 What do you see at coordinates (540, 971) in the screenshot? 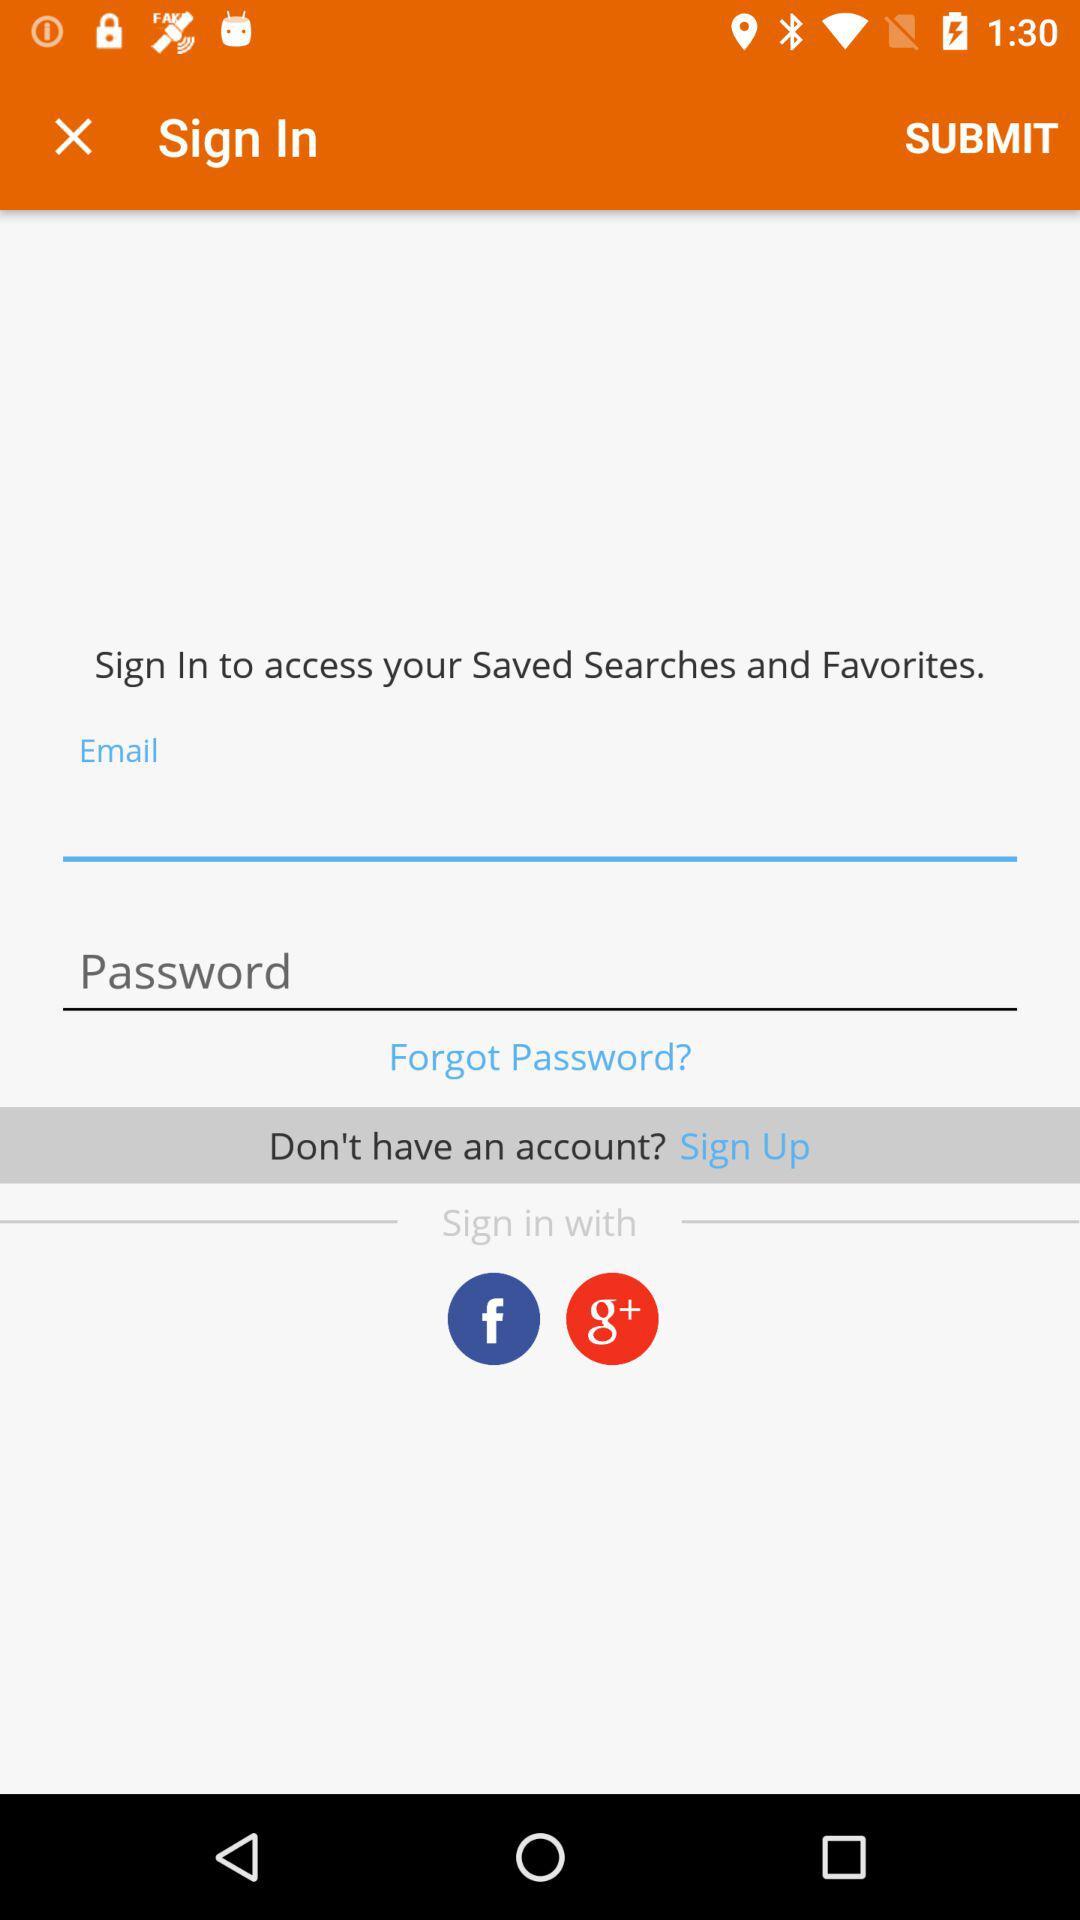
I see `password option` at bounding box center [540, 971].